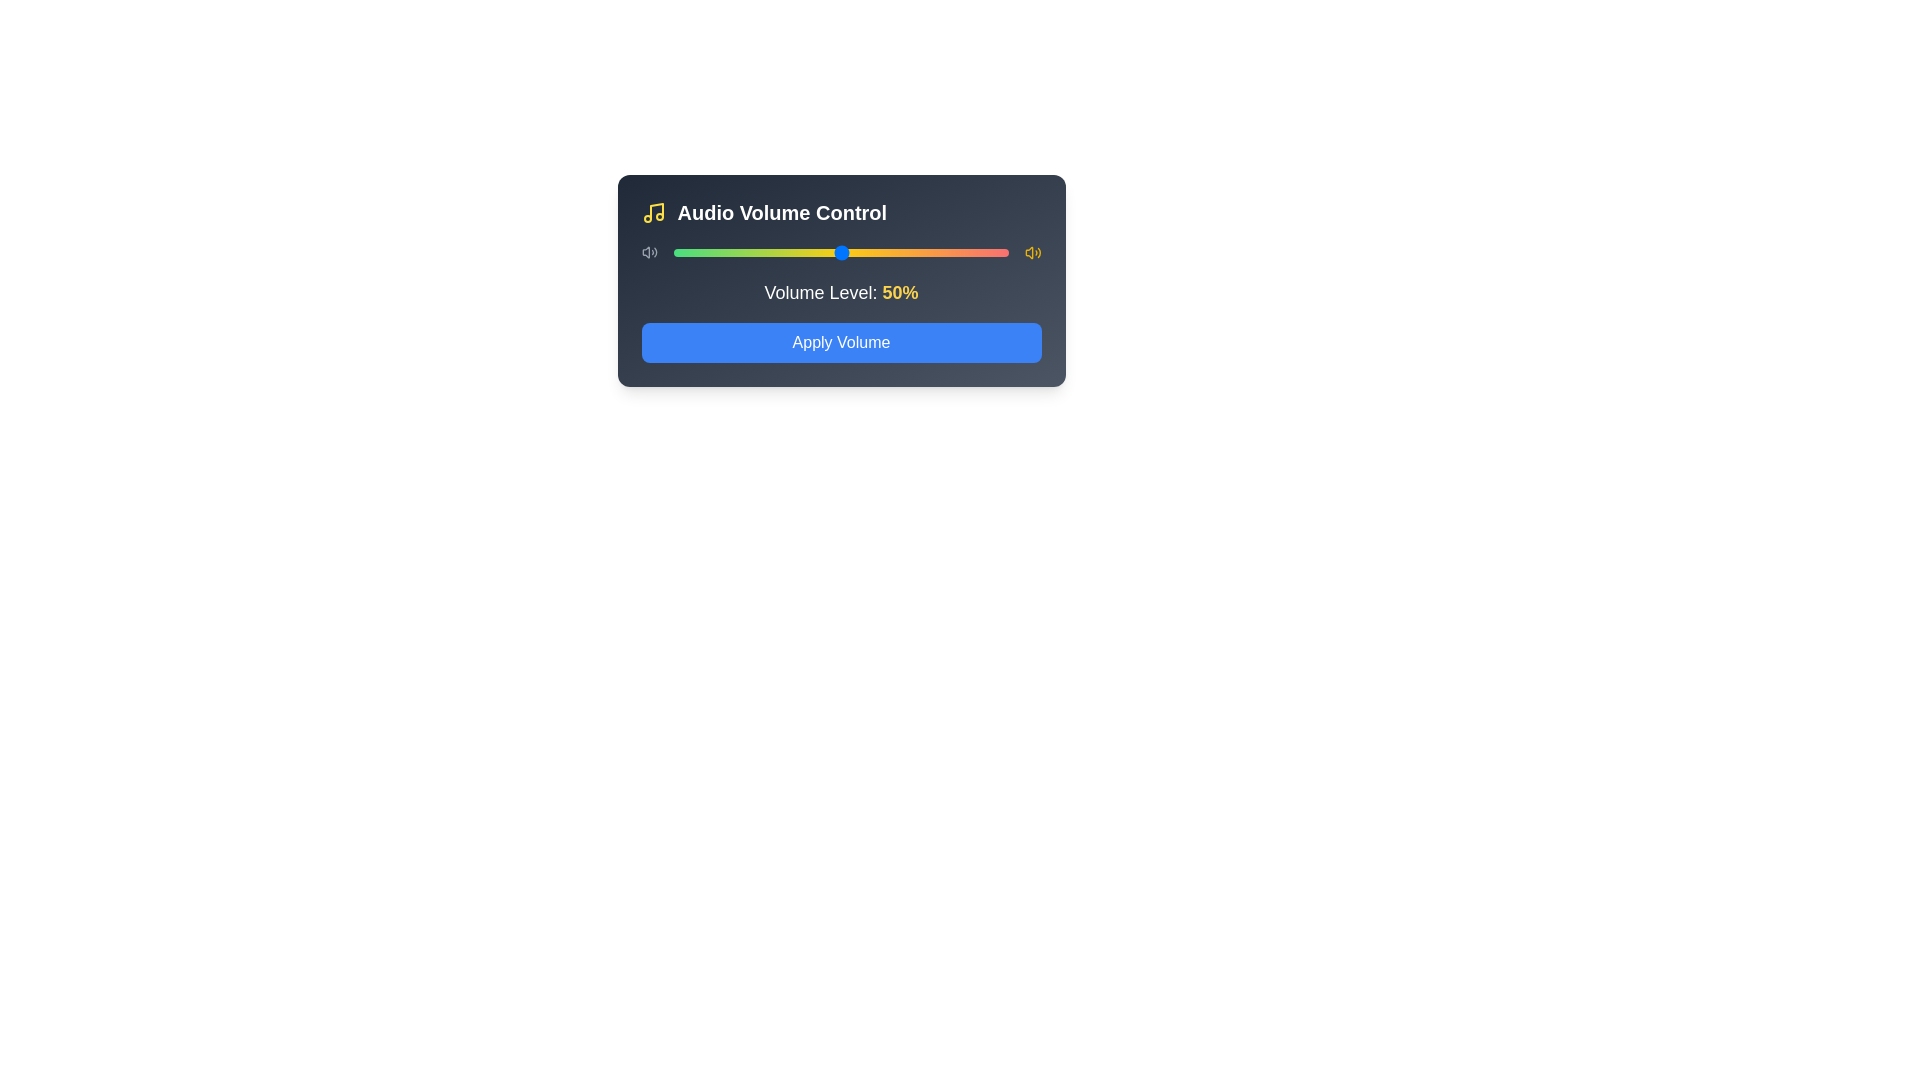 The width and height of the screenshot is (1920, 1080). What do you see at coordinates (841, 252) in the screenshot?
I see `the volume slider to set the volume to 50%` at bounding box center [841, 252].